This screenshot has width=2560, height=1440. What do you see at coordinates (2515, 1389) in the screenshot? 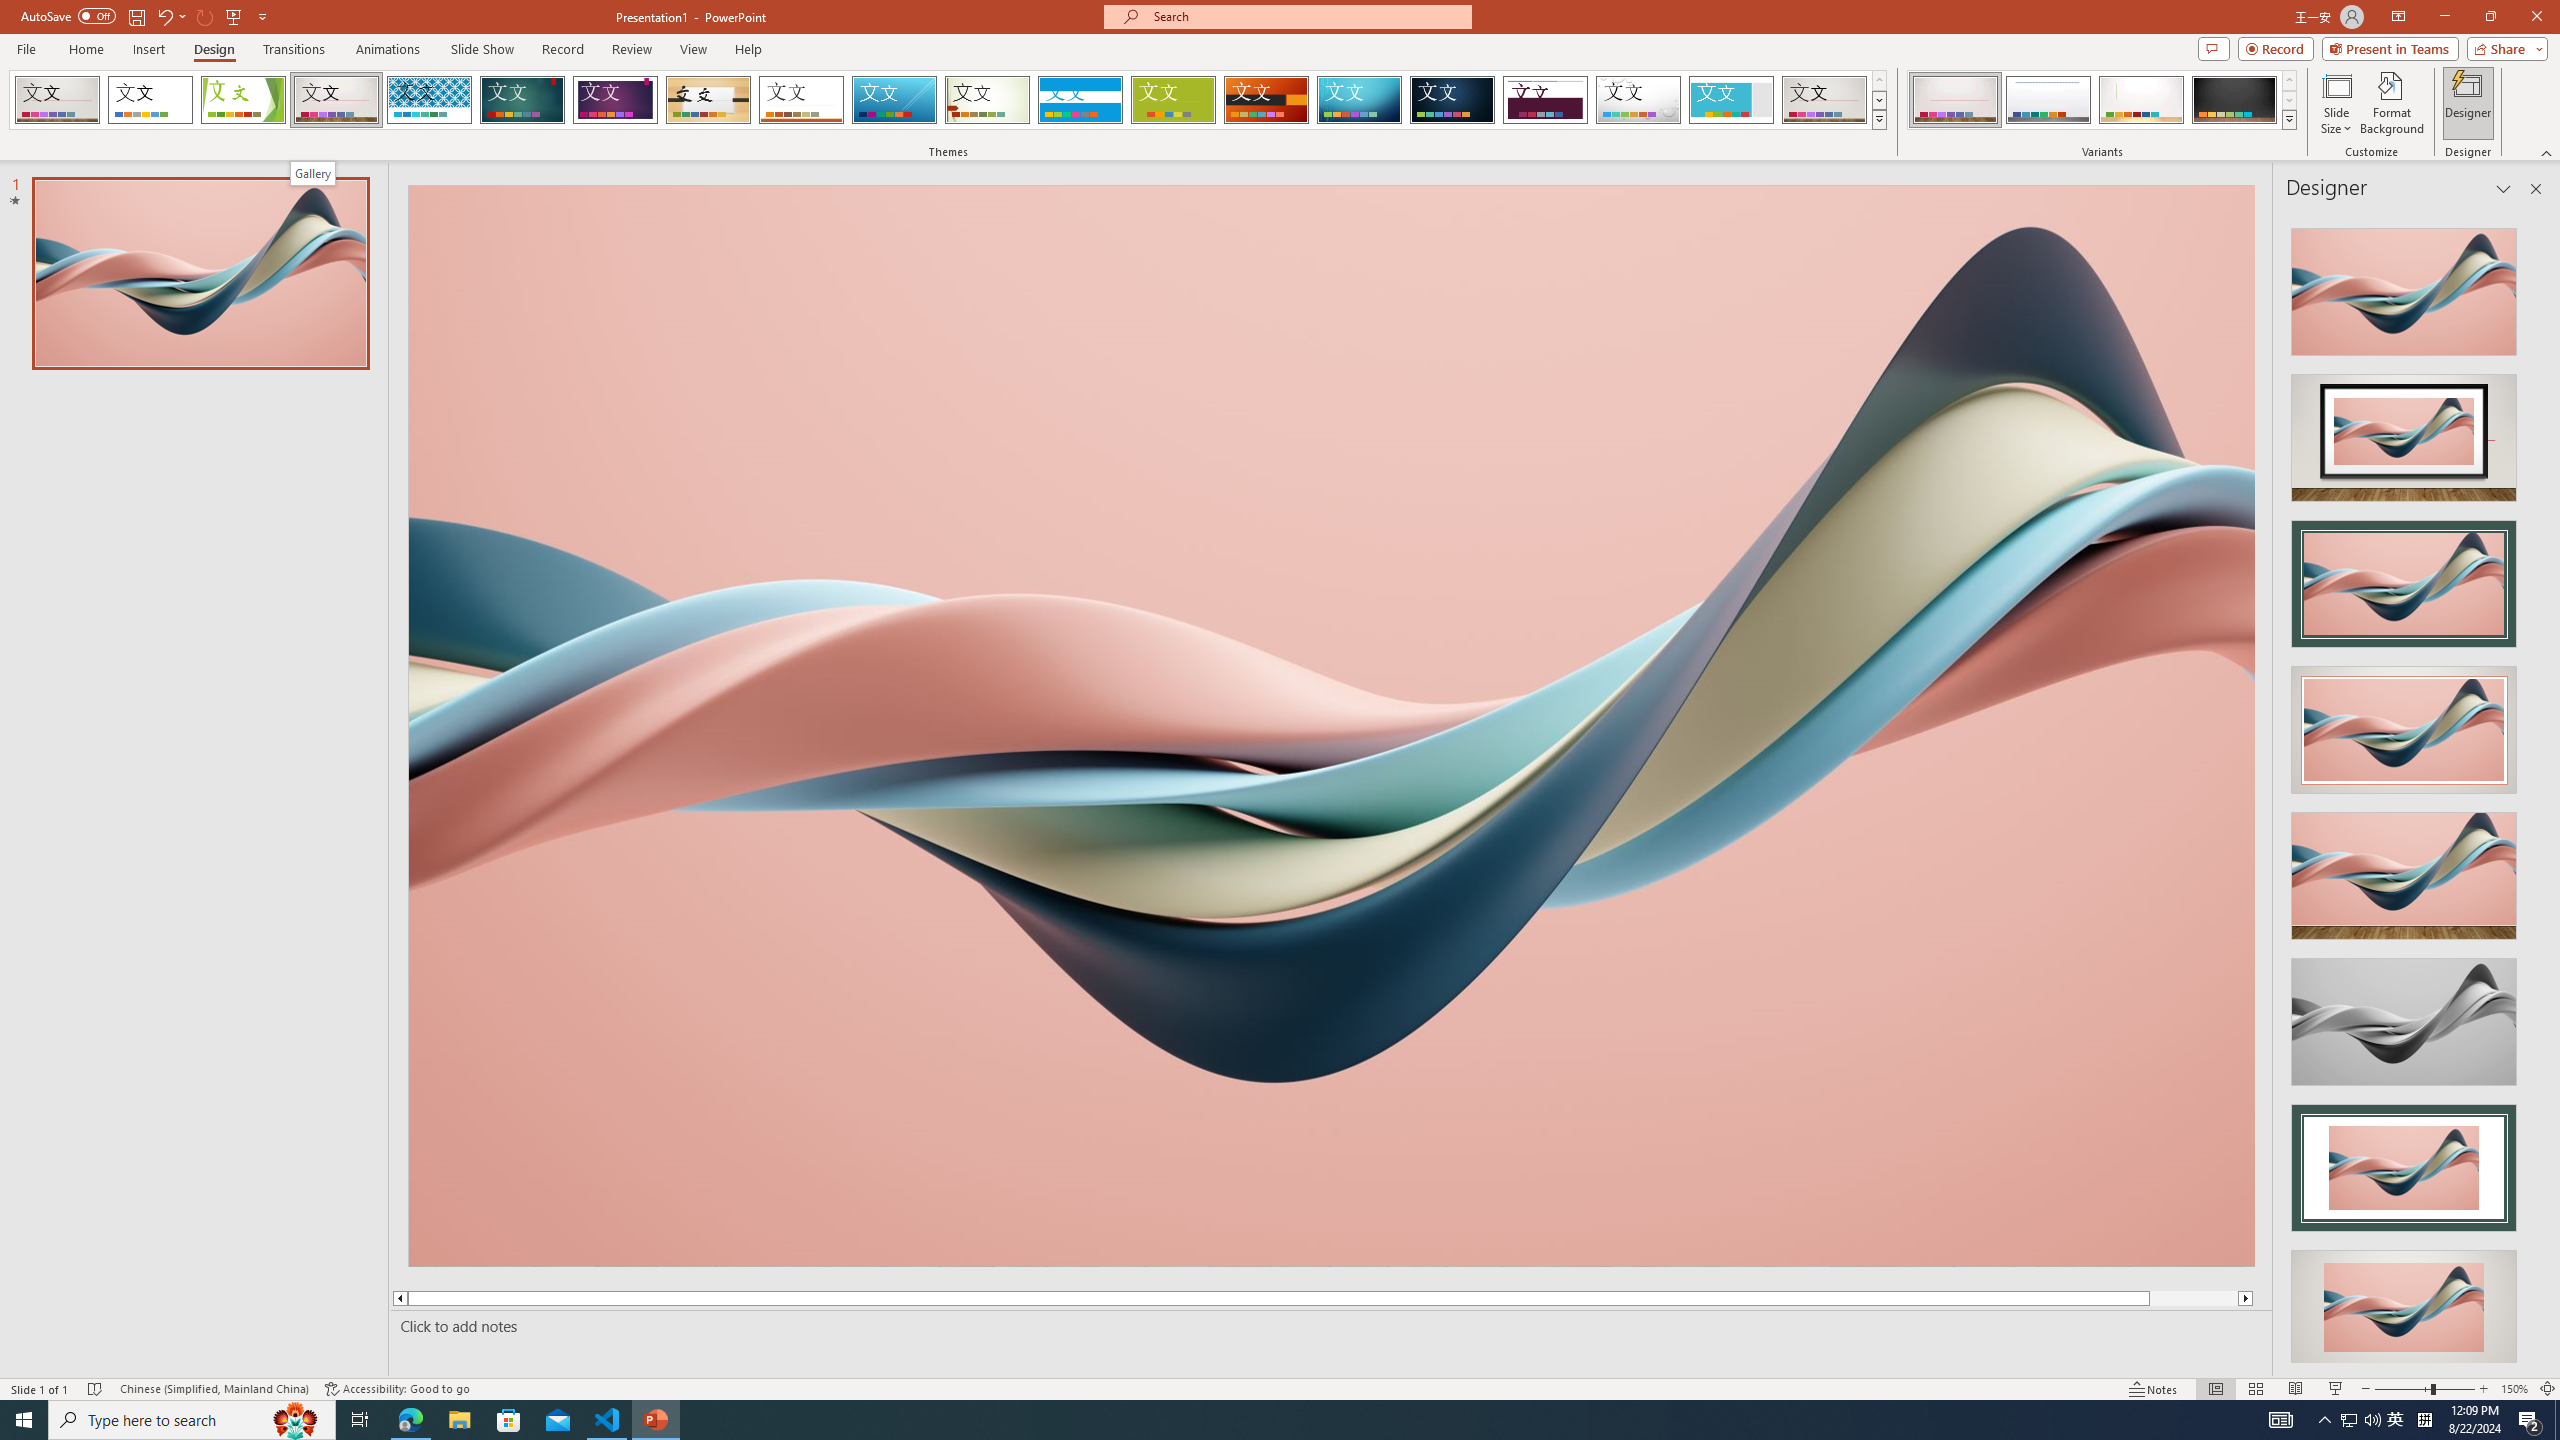
I see `'Zoom 150%'` at bounding box center [2515, 1389].